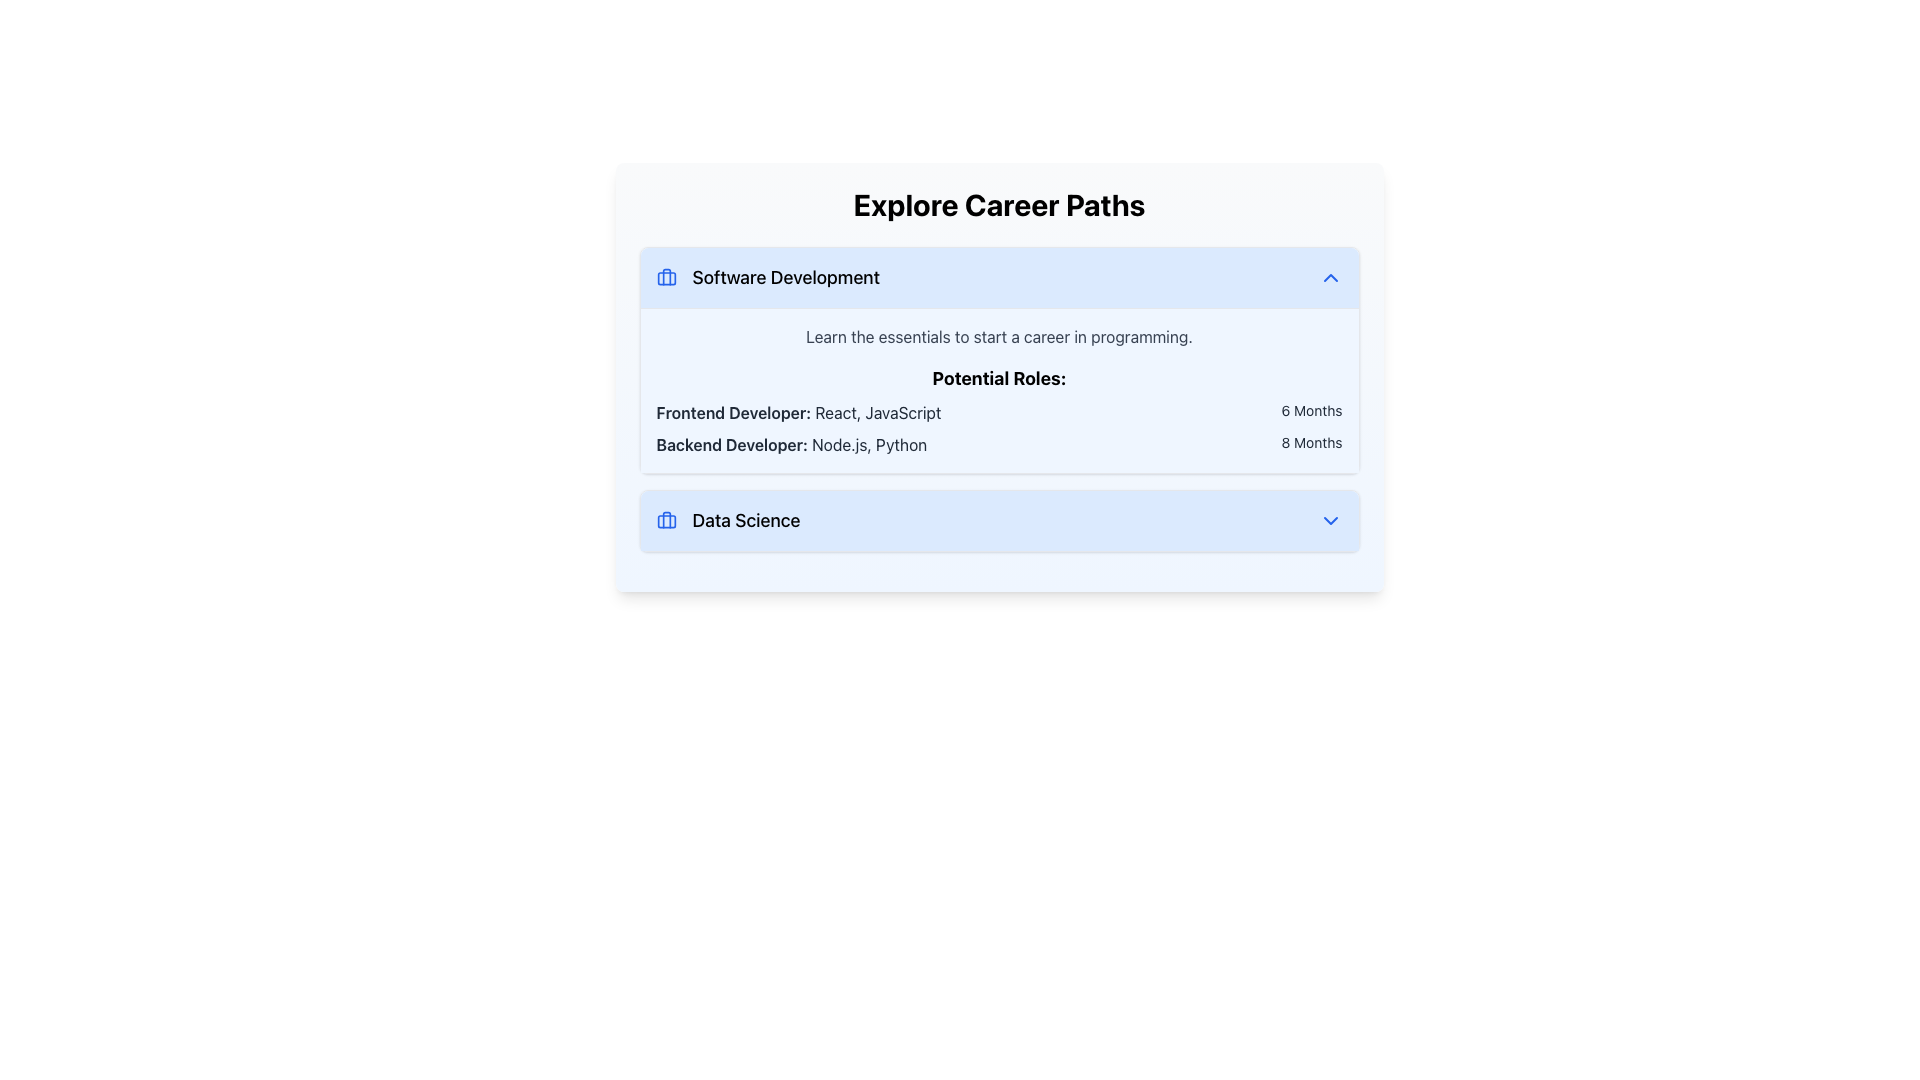 This screenshot has height=1080, width=1920. Describe the element at coordinates (666, 277) in the screenshot. I see `the blue briefcase icon located to the left of the 'Software Development' text` at that location.